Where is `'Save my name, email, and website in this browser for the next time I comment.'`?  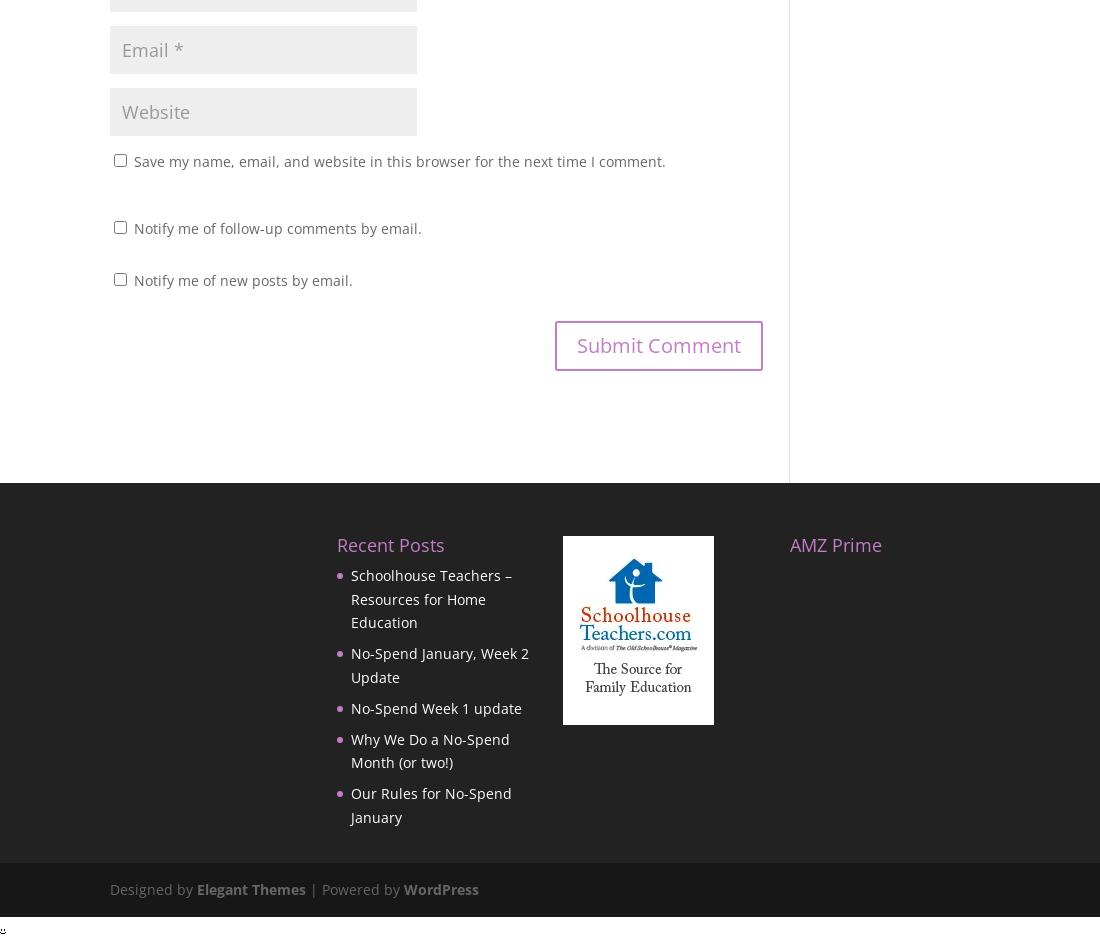 'Save my name, email, and website in this browser for the next time I comment.' is located at coordinates (399, 159).